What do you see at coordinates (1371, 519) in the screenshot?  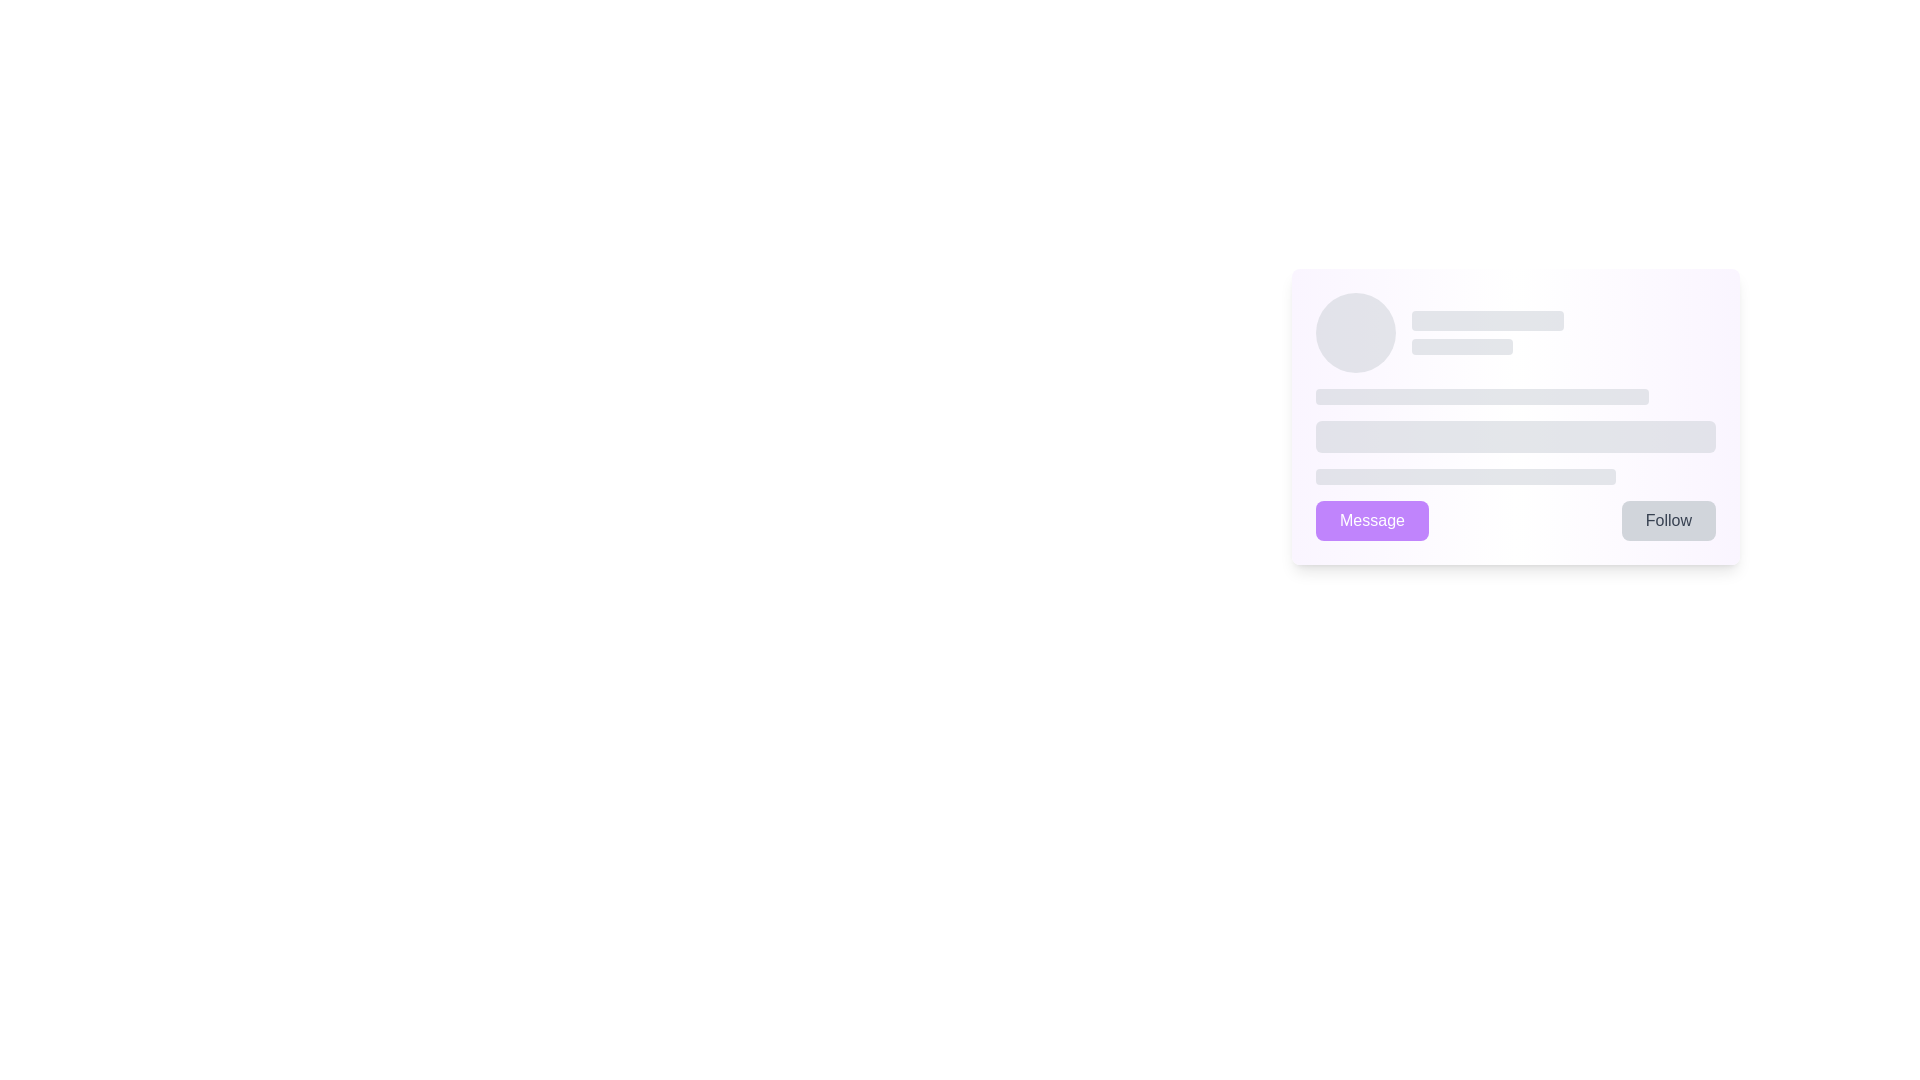 I see `the purple 'Message' button with white text` at bounding box center [1371, 519].